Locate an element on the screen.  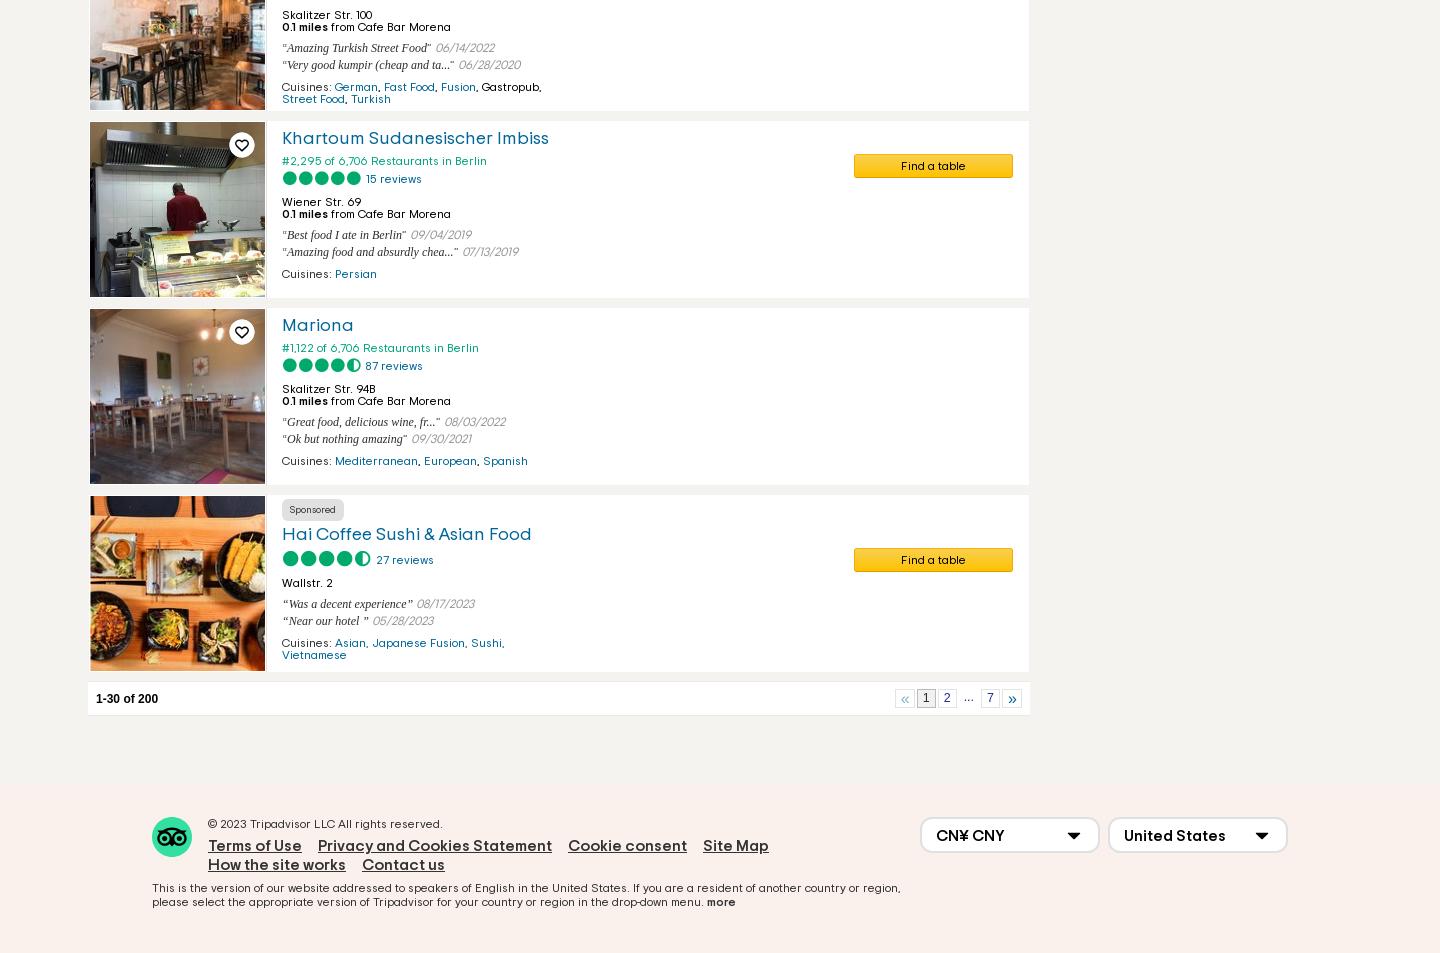
'Contact us' is located at coordinates (402, 865).